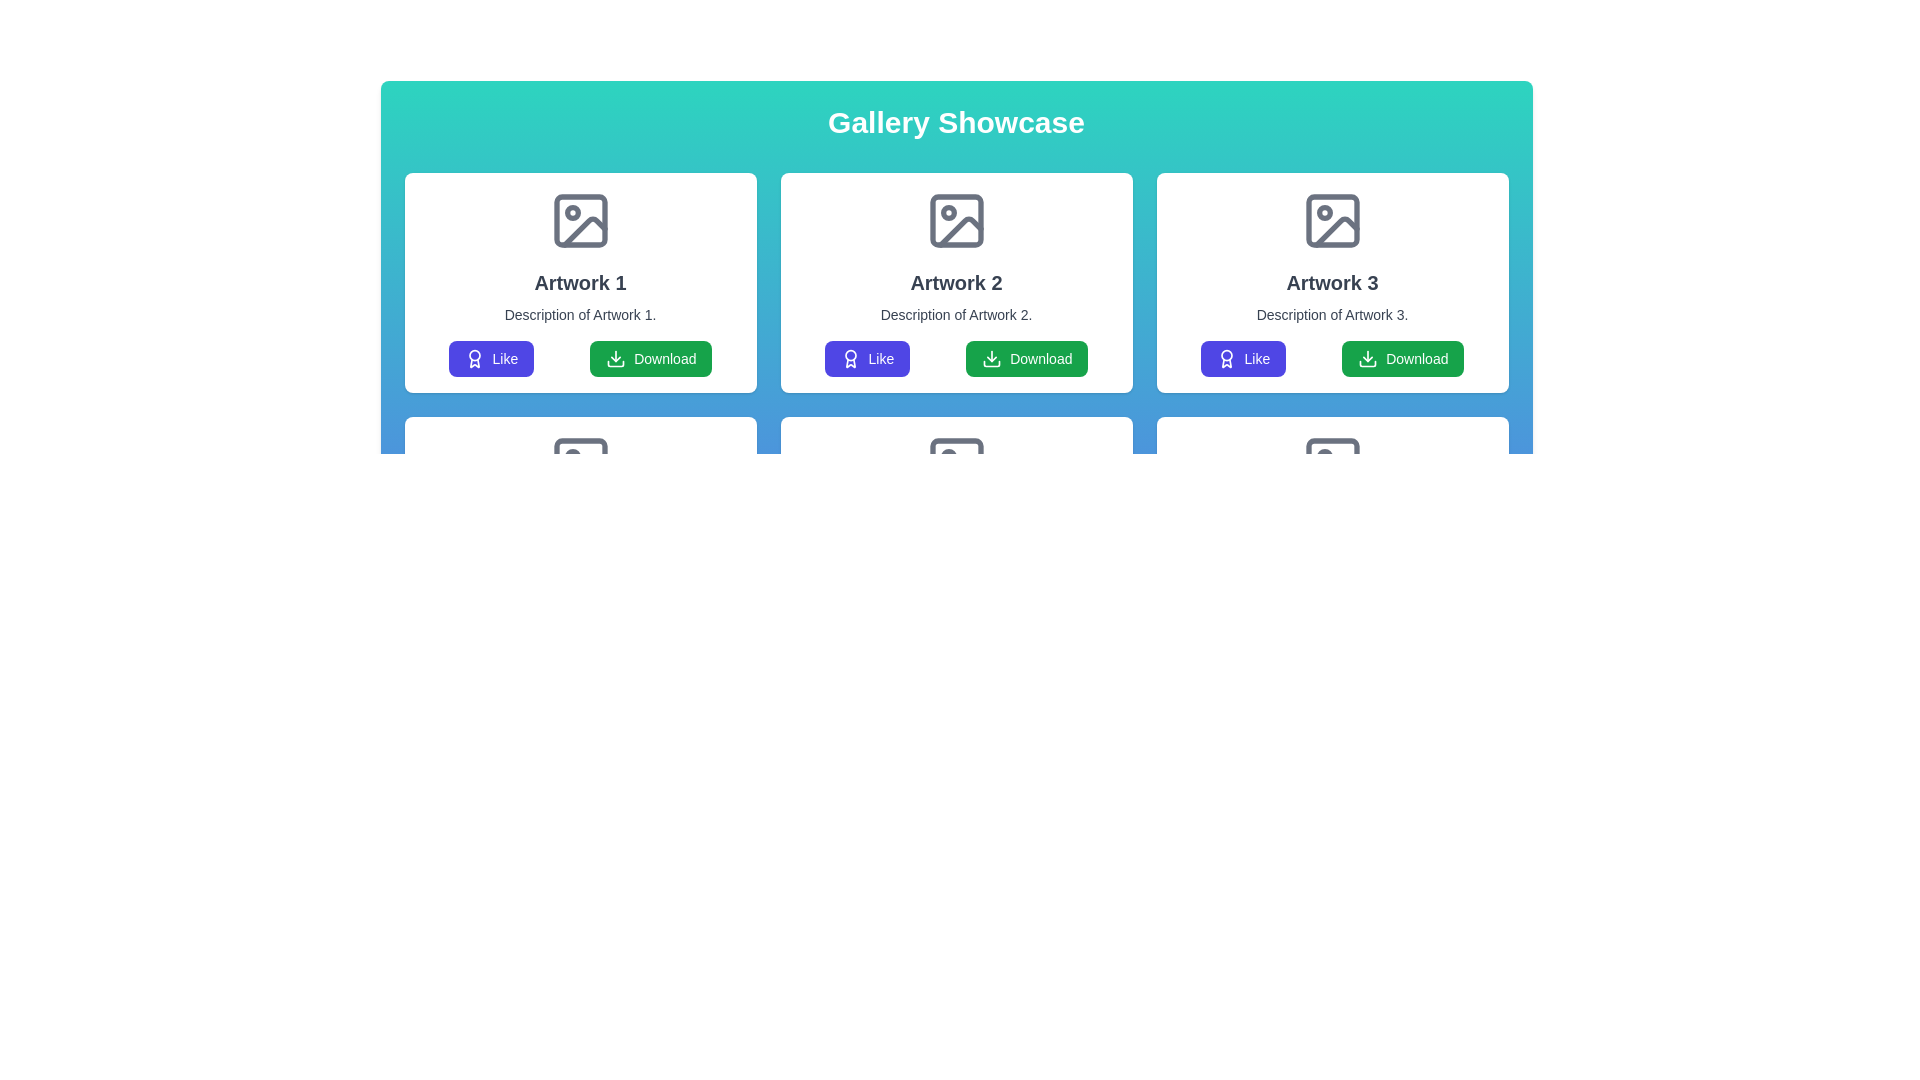 The image size is (1920, 1080). I want to click on the text block that displays 'Description of Artwork 1.' located beneath the title 'Artwork 1' in the card component, so click(579, 315).